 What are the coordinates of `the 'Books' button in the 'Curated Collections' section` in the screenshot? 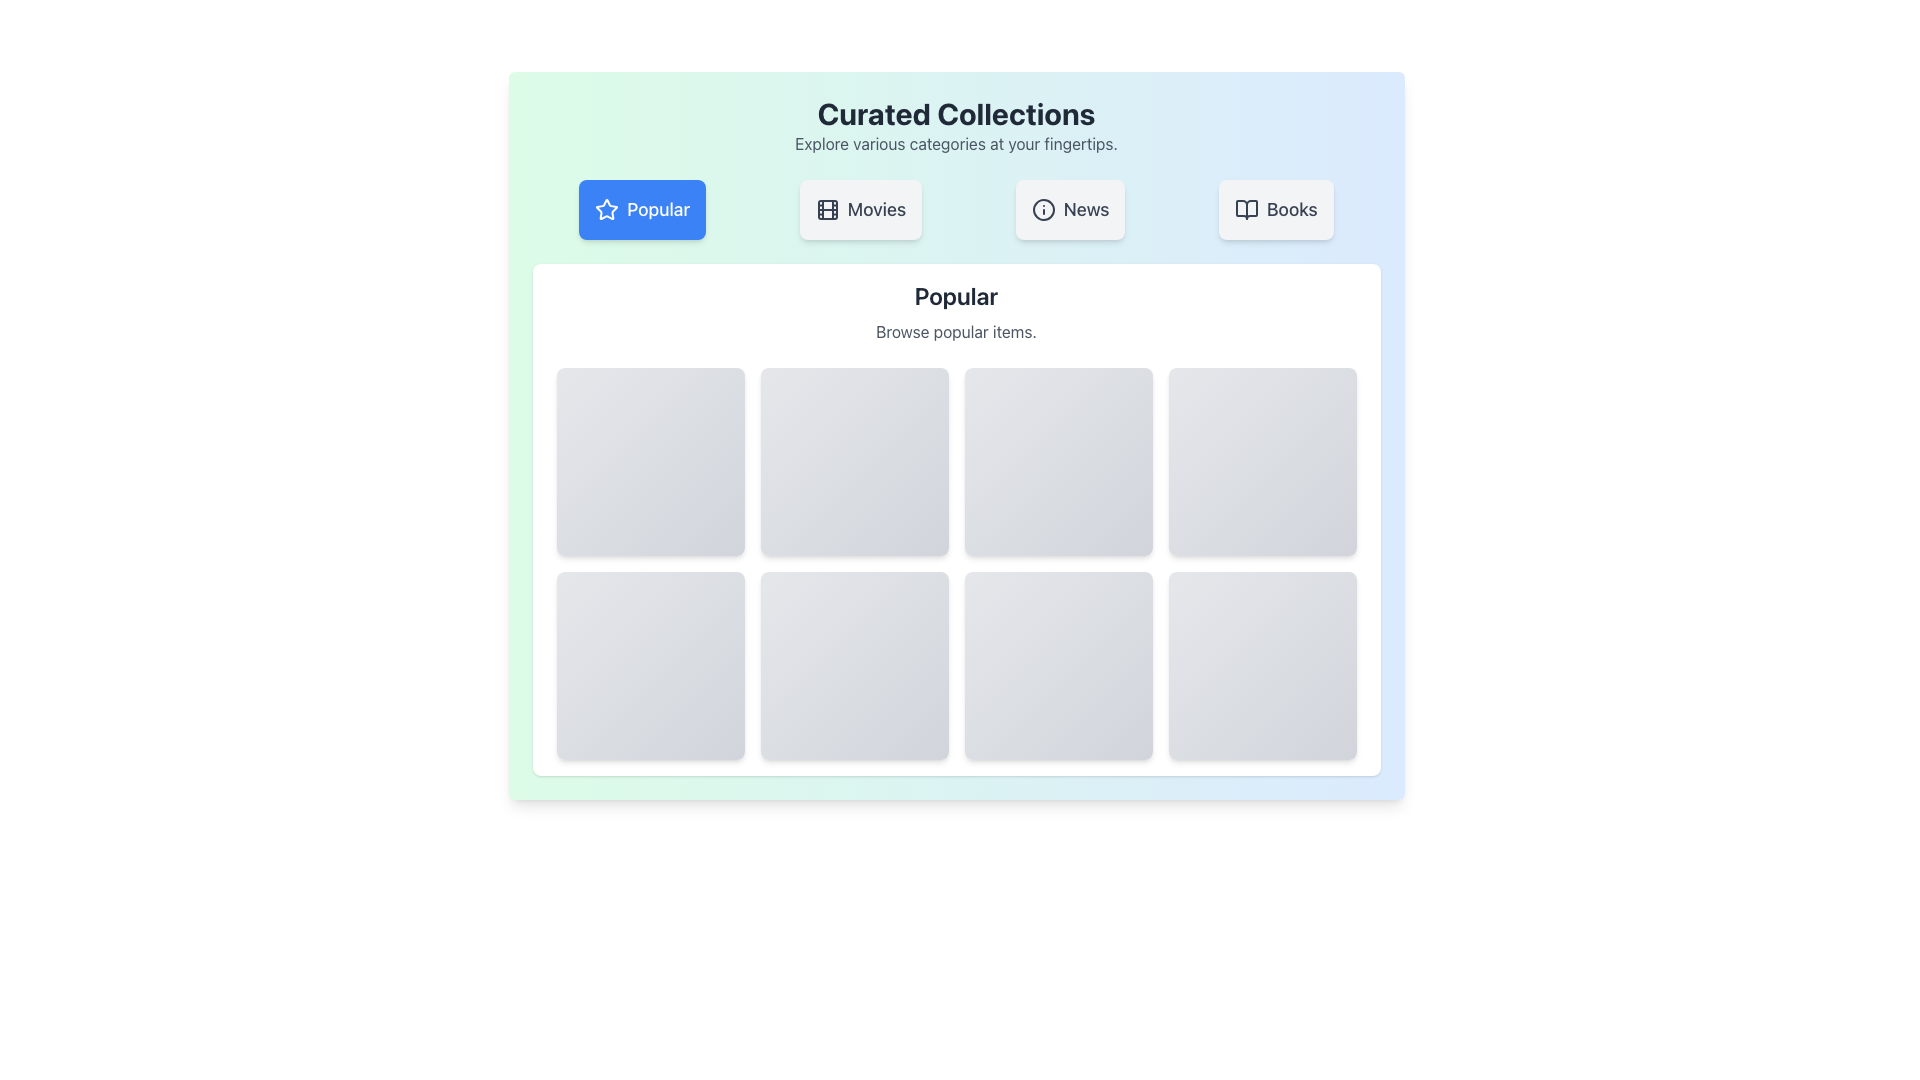 It's located at (1275, 209).